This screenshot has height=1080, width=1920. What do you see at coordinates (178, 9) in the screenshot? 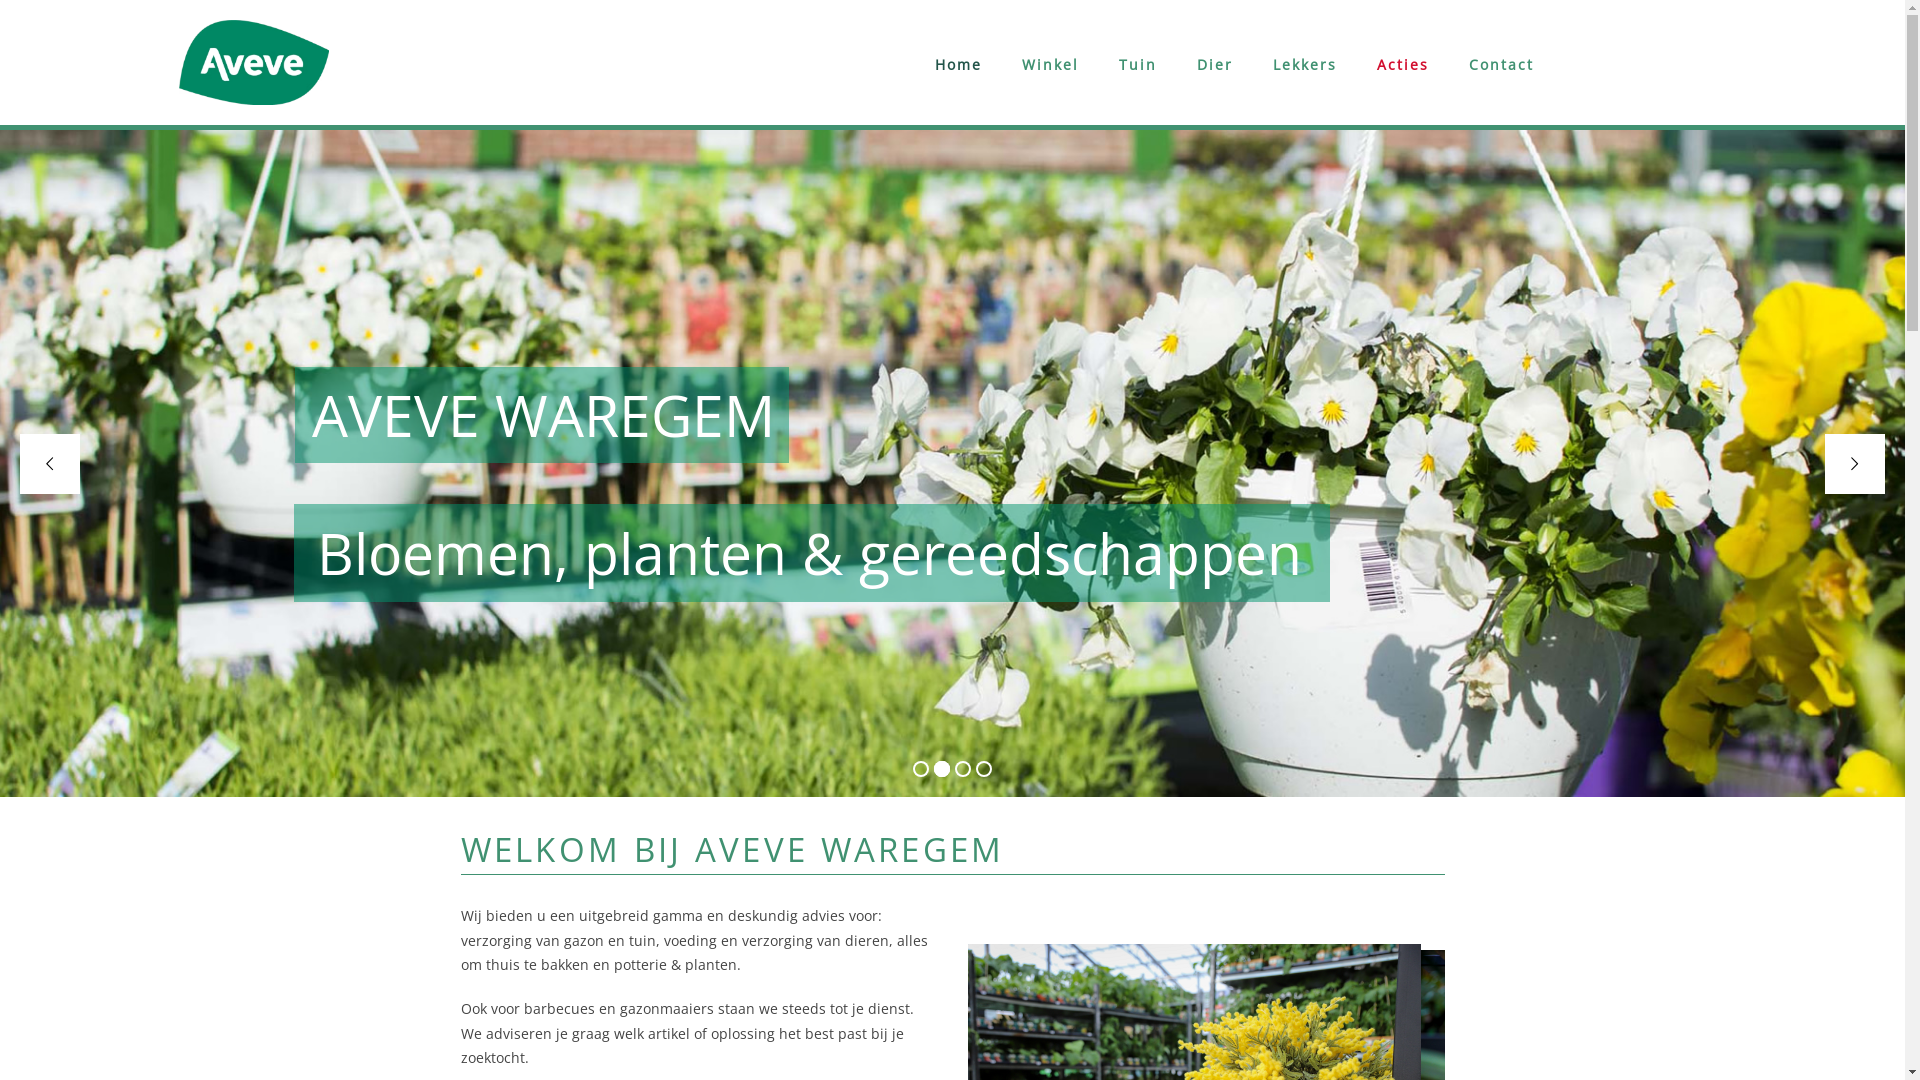
I see `'Ga door naar navigatie'` at bounding box center [178, 9].